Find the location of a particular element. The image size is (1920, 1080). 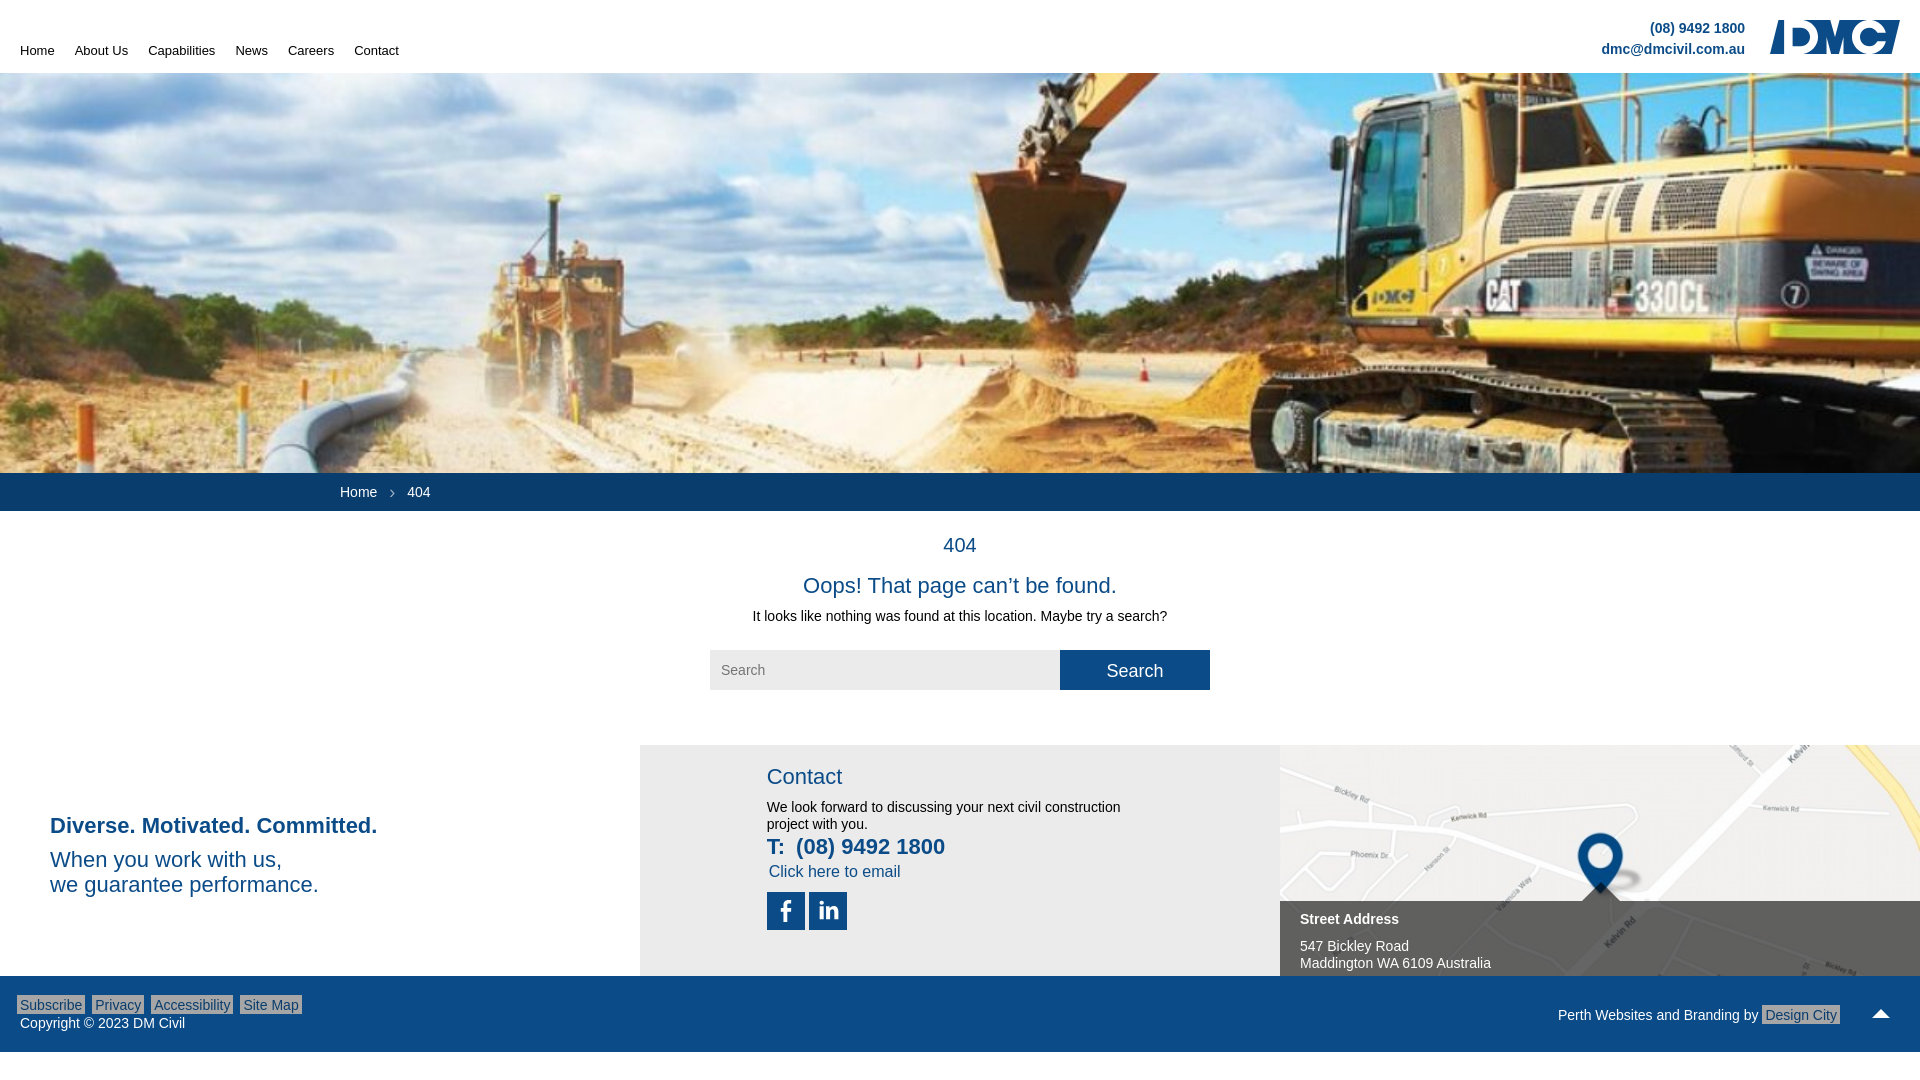

'dmc@dmcivil.com.au' is located at coordinates (1673, 47).